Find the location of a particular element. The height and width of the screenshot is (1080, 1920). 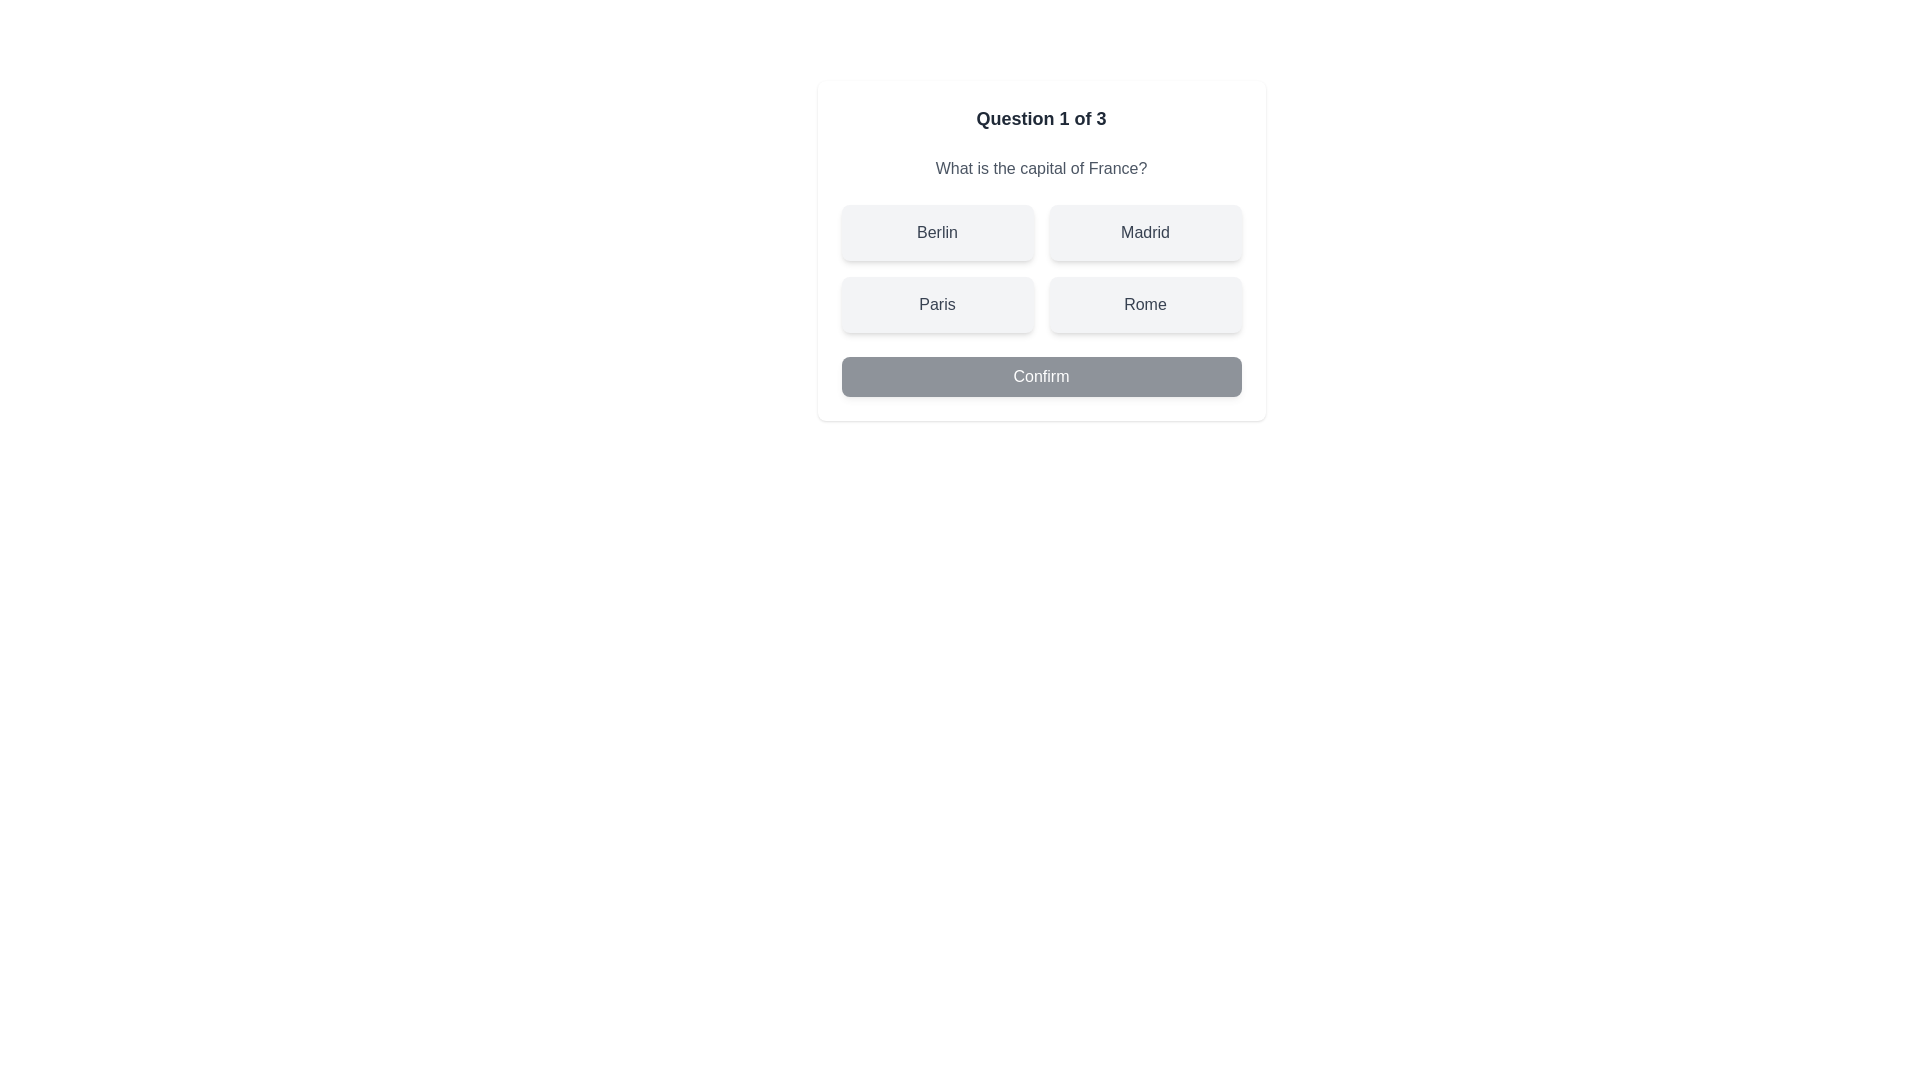

the quiz option Paris by clicking on it is located at coordinates (936, 304).